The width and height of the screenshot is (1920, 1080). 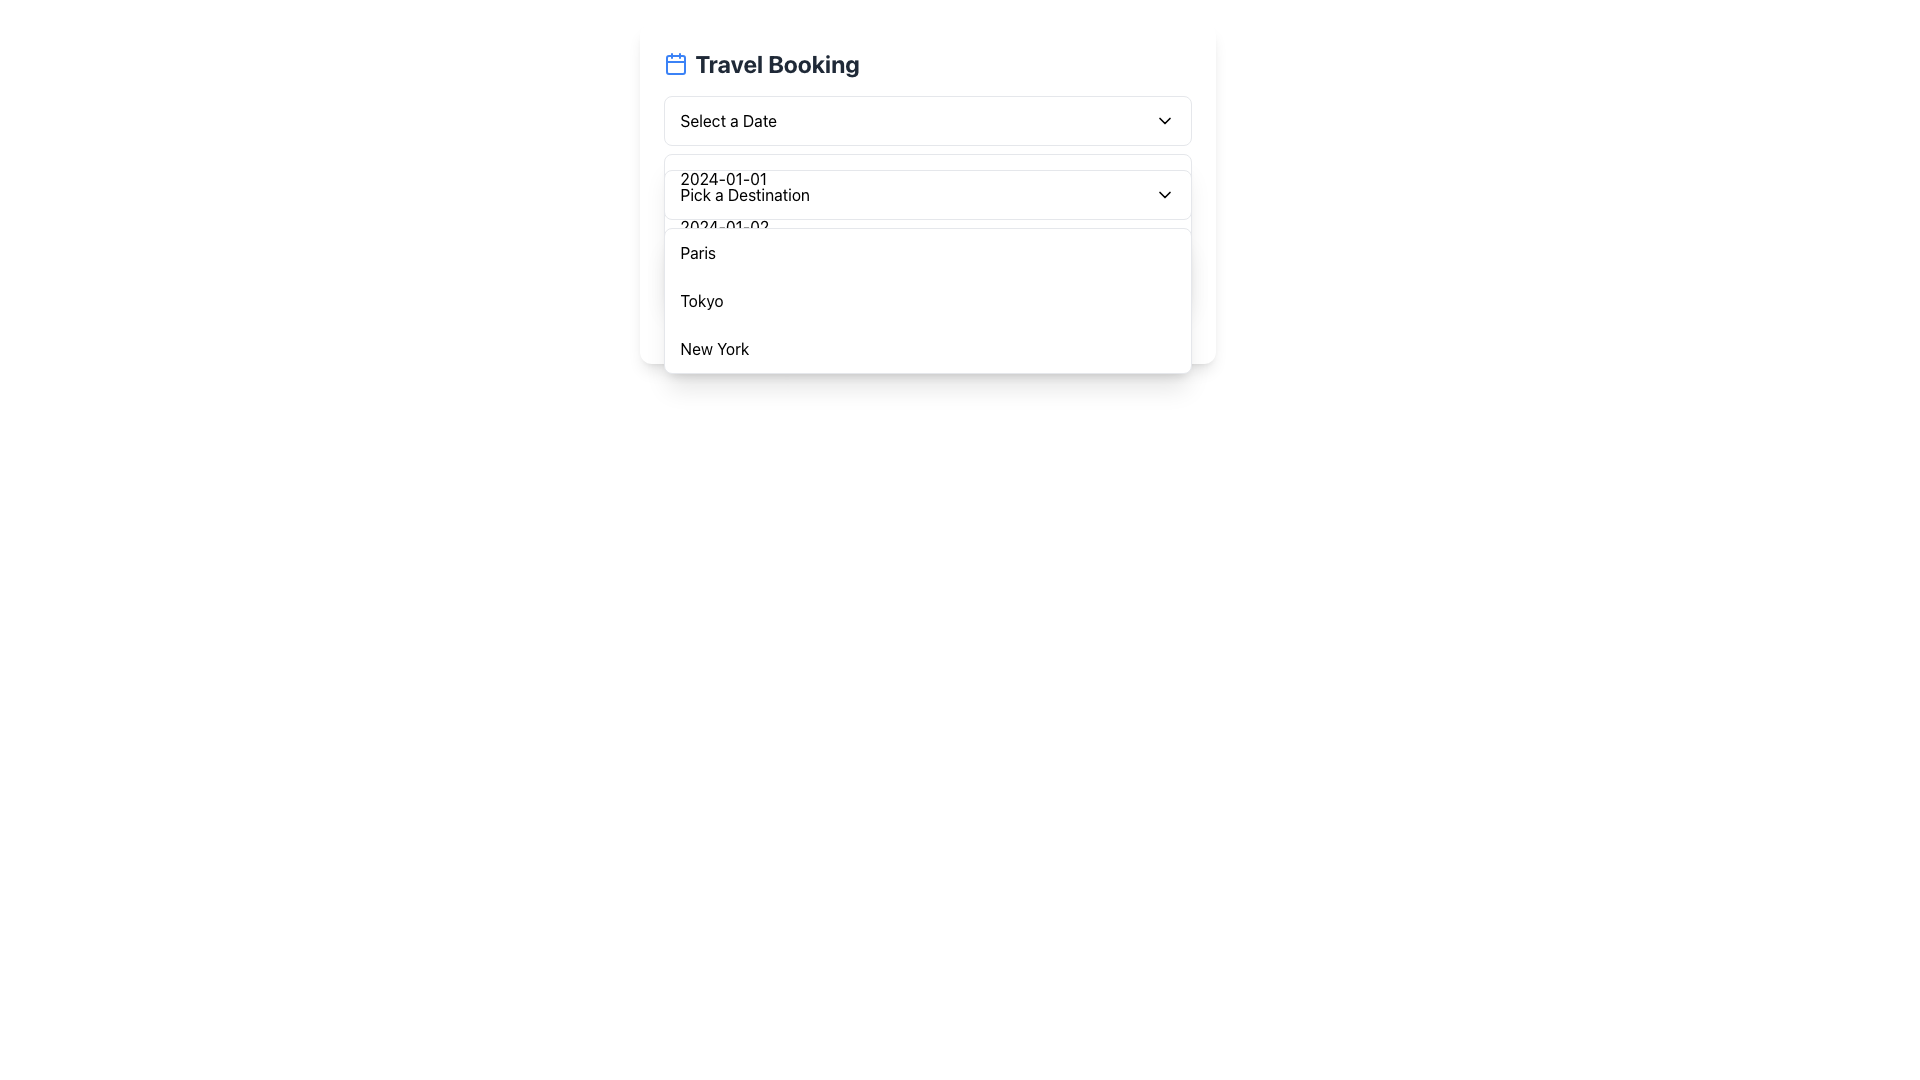 What do you see at coordinates (675, 254) in the screenshot?
I see `the outer circular shape of the SVG icon that visually represents confirmation or success, located to the left of the 'Paris' label in the dropdown list` at bounding box center [675, 254].